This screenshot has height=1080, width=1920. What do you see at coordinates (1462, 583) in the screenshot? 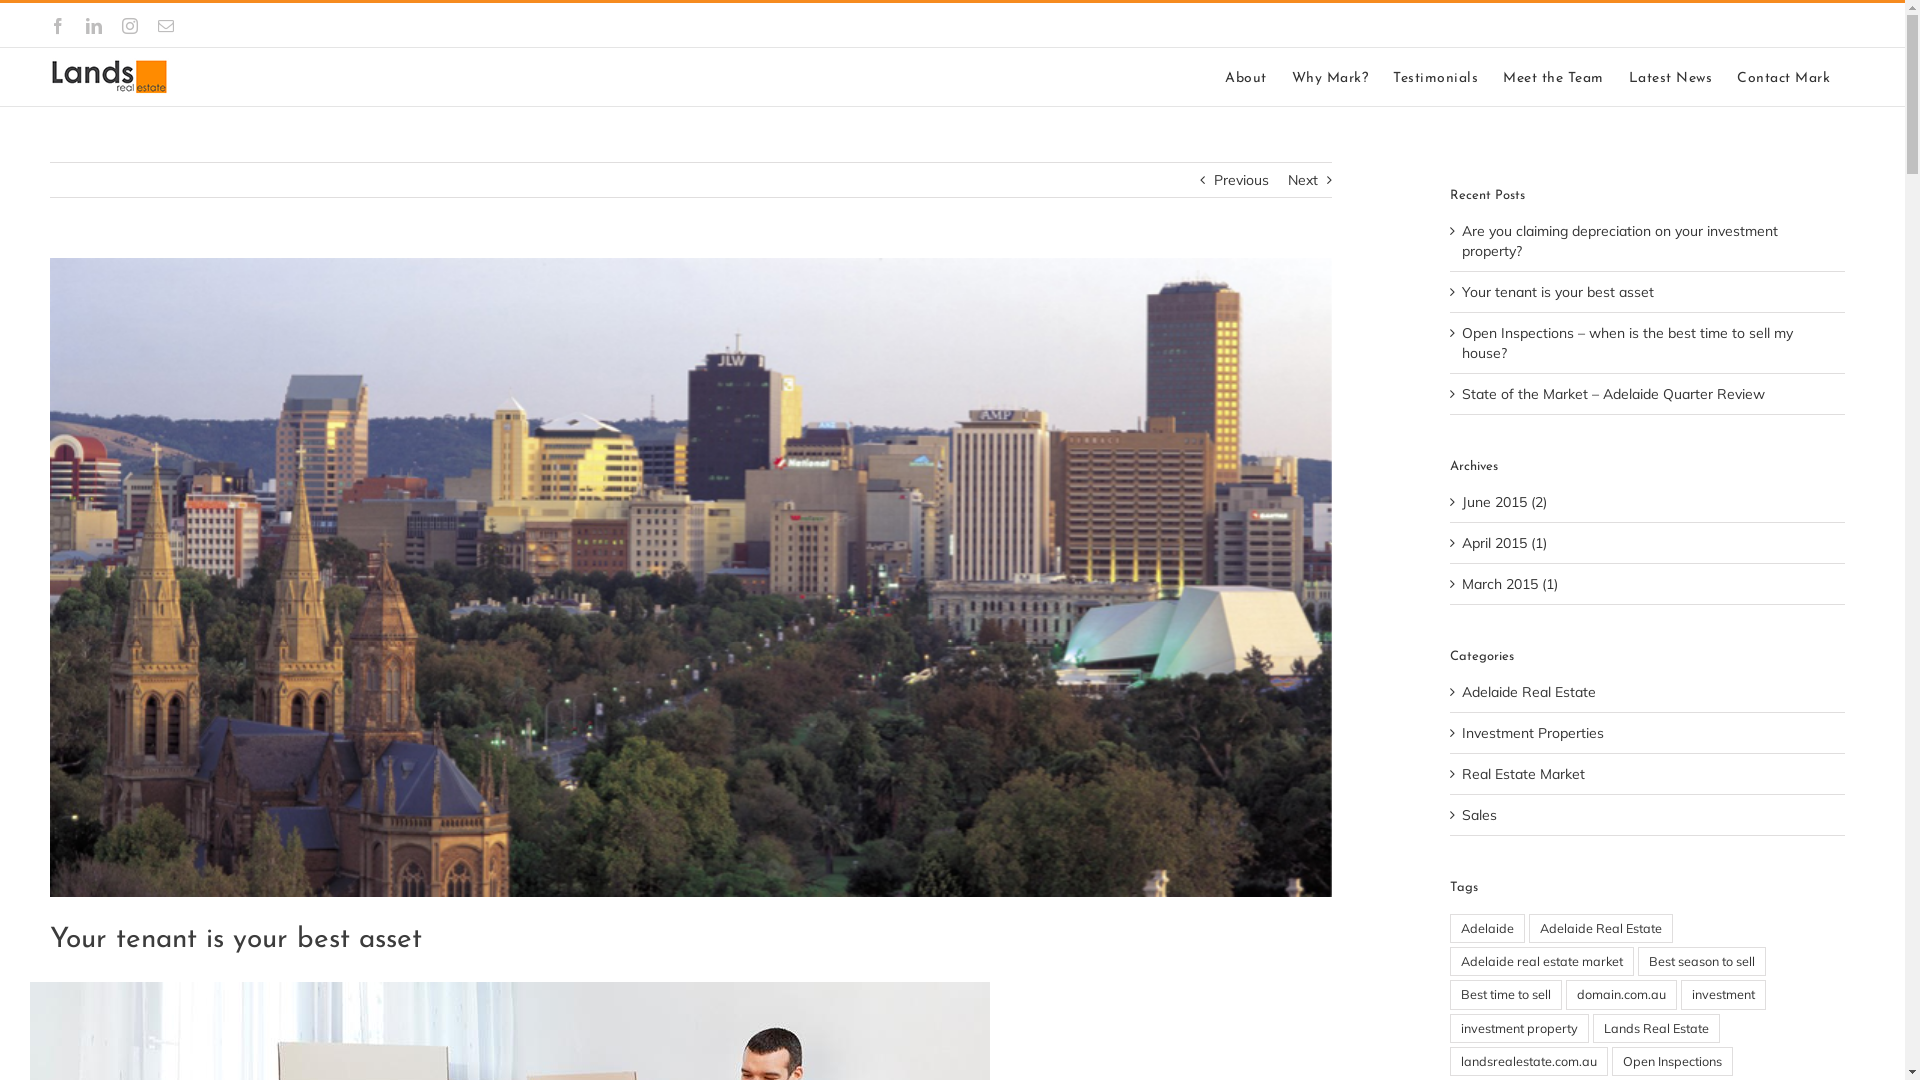
I see `'March 2015 (1)'` at bounding box center [1462, 583].